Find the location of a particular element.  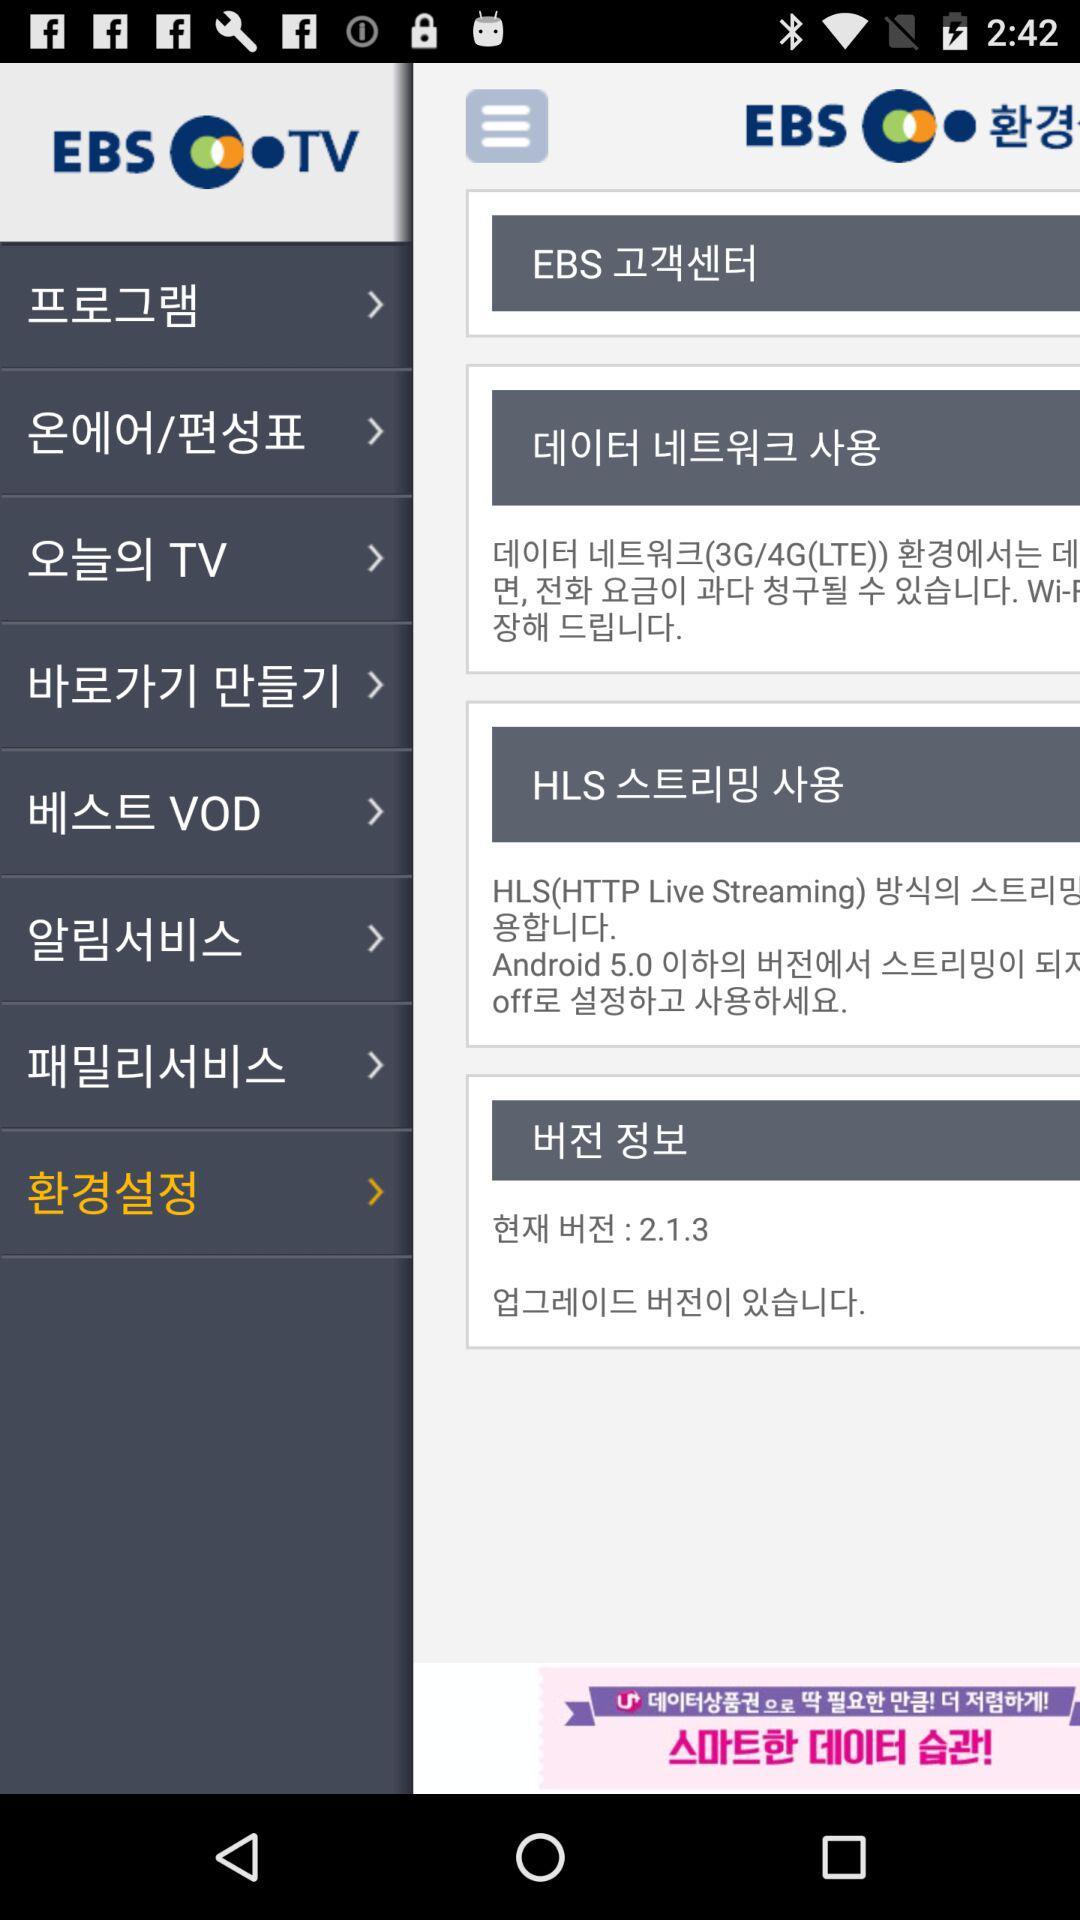

the add icon is located at coordinates (604, 133).